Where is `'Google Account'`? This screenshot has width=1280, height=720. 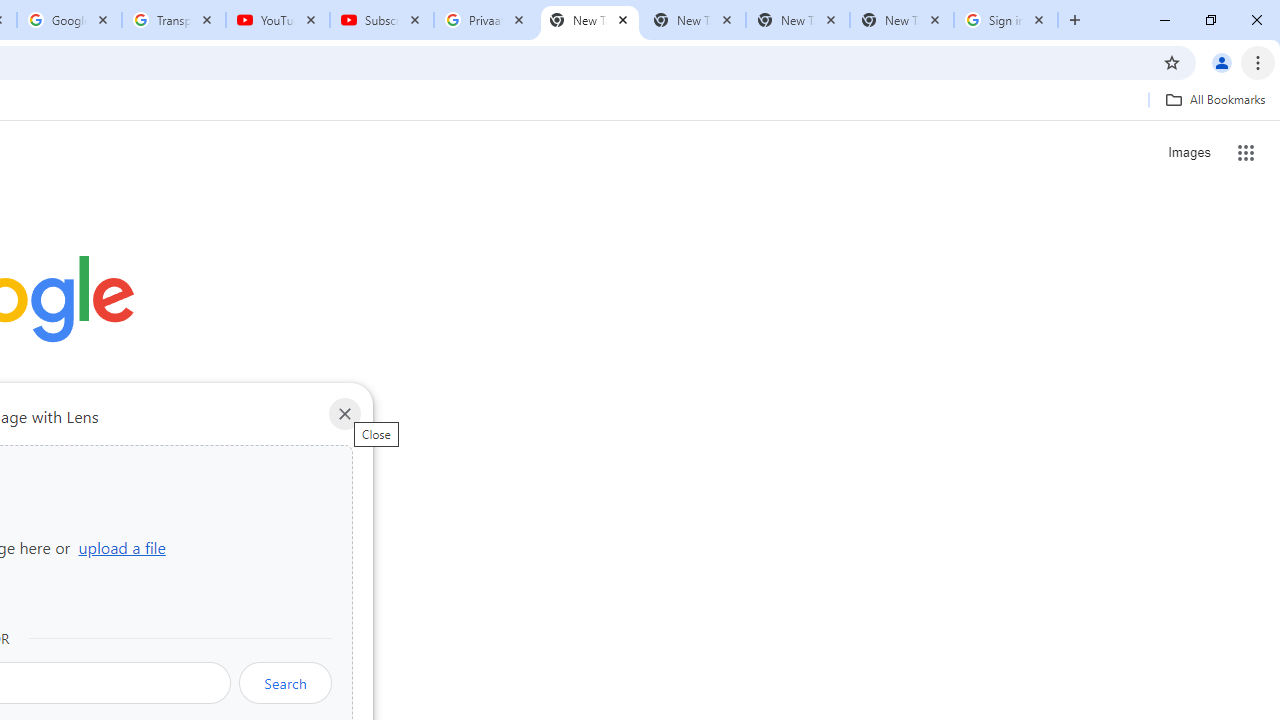 'Google Account' is located at coordinates (69, 20).